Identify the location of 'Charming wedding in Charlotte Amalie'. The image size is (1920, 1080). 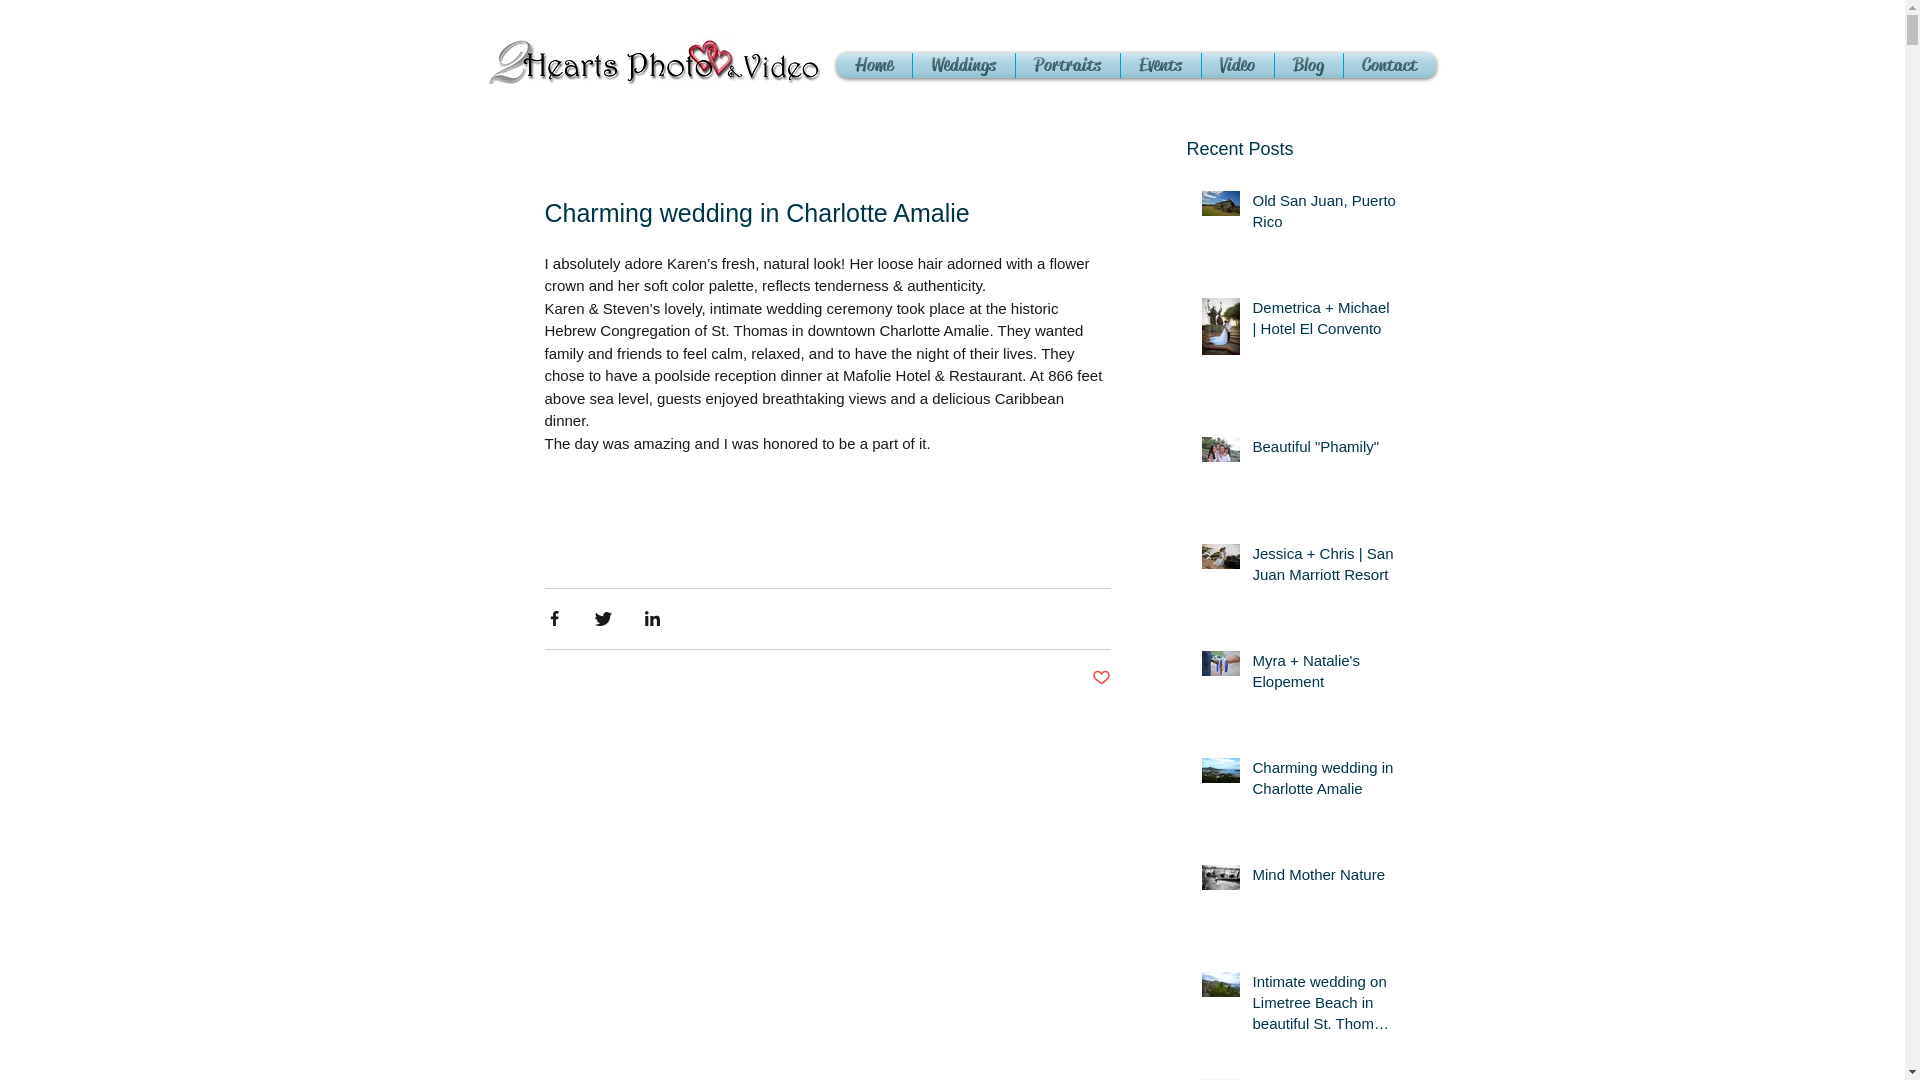
(1251, 781).